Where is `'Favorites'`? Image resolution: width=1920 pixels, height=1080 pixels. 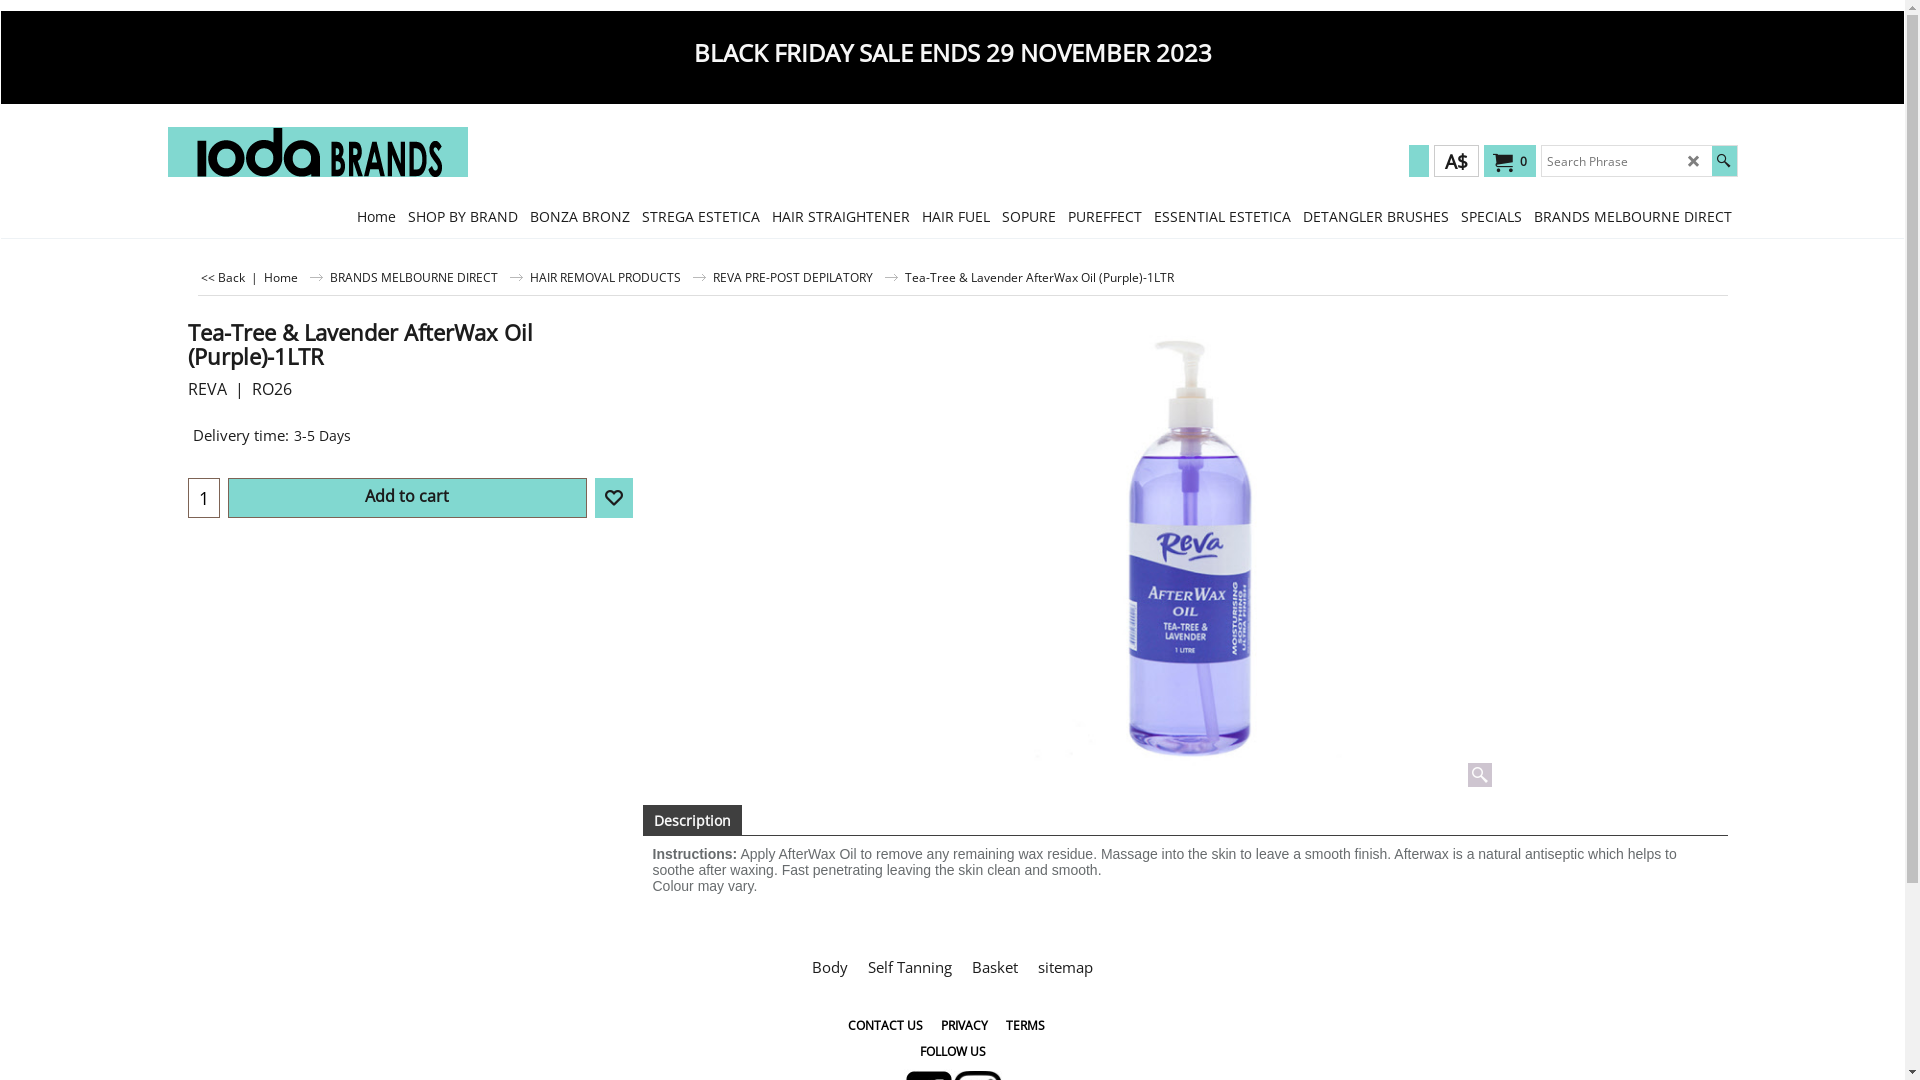 'Favorites' is located at coordinates (593, 496).